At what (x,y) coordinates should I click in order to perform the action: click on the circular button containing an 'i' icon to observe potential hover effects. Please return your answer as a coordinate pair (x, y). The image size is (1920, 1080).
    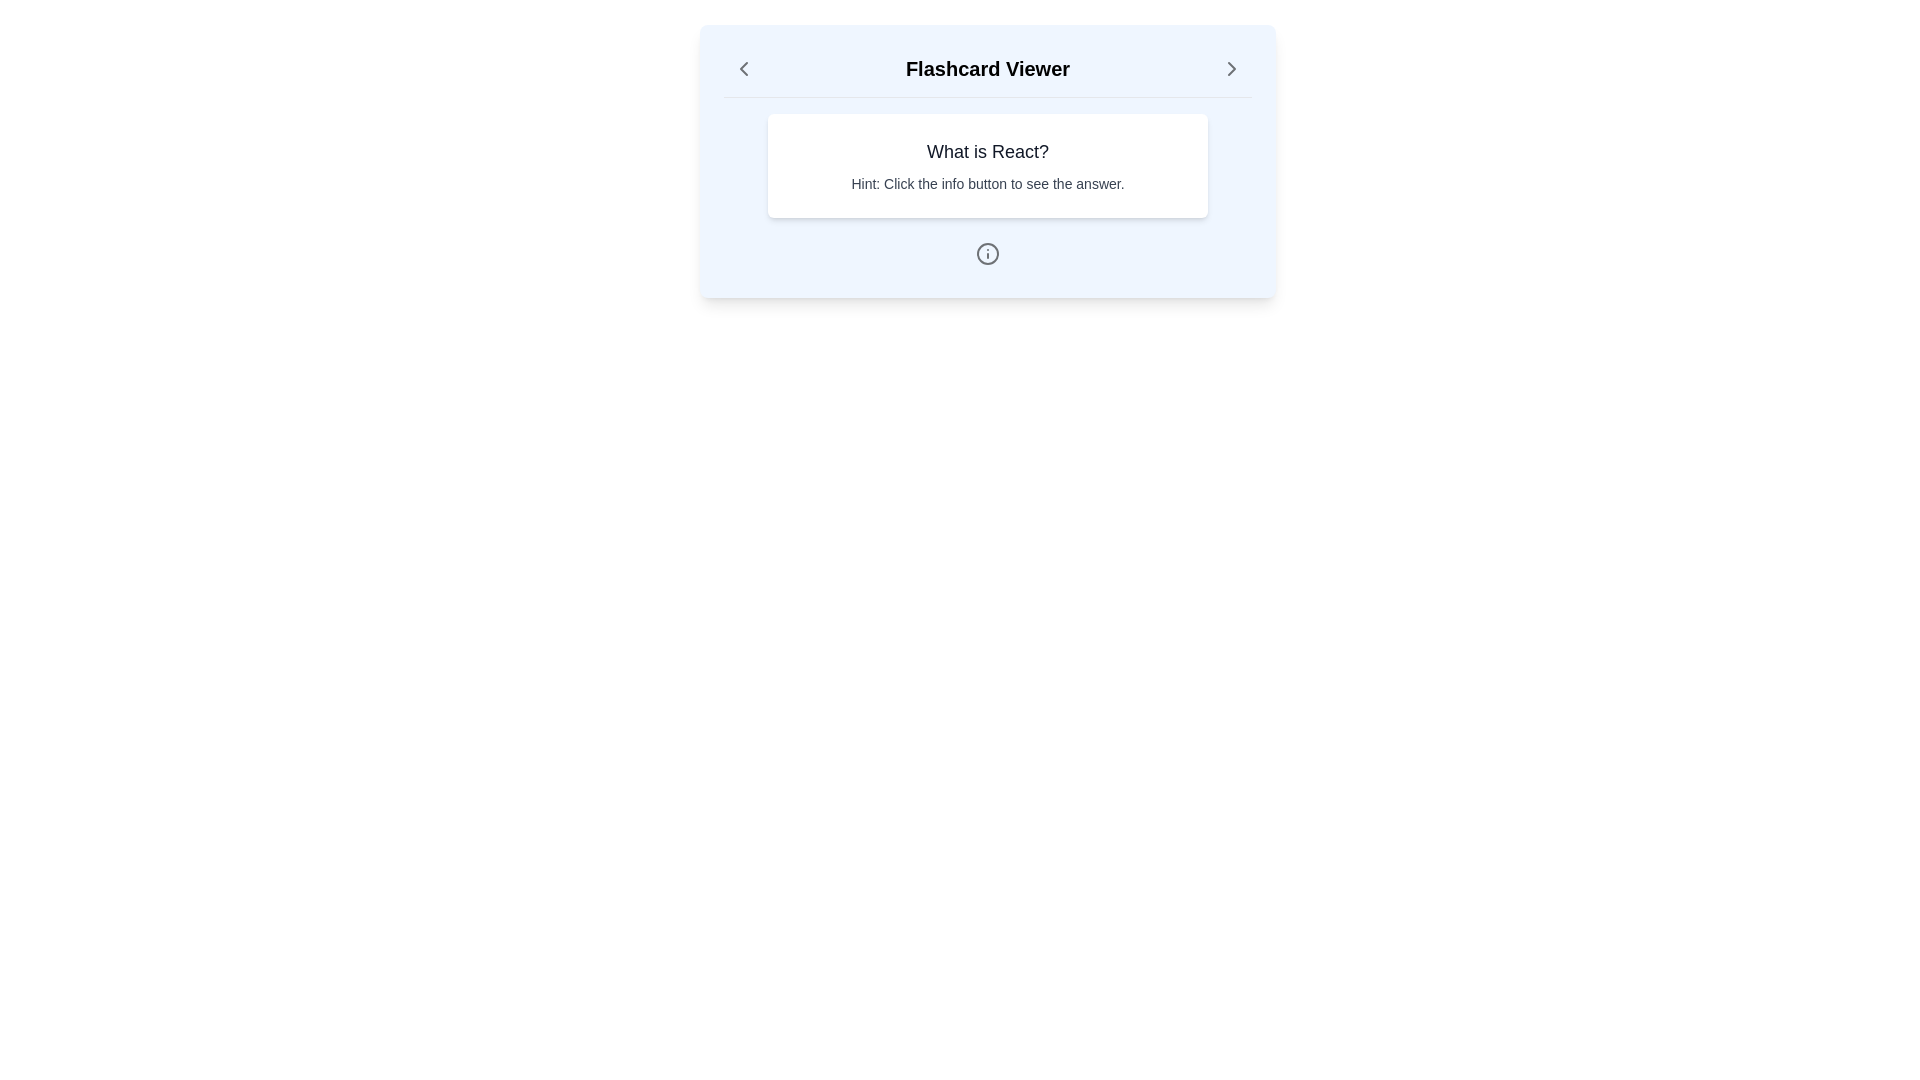
    Looking at the image, I should click on (988, 253).